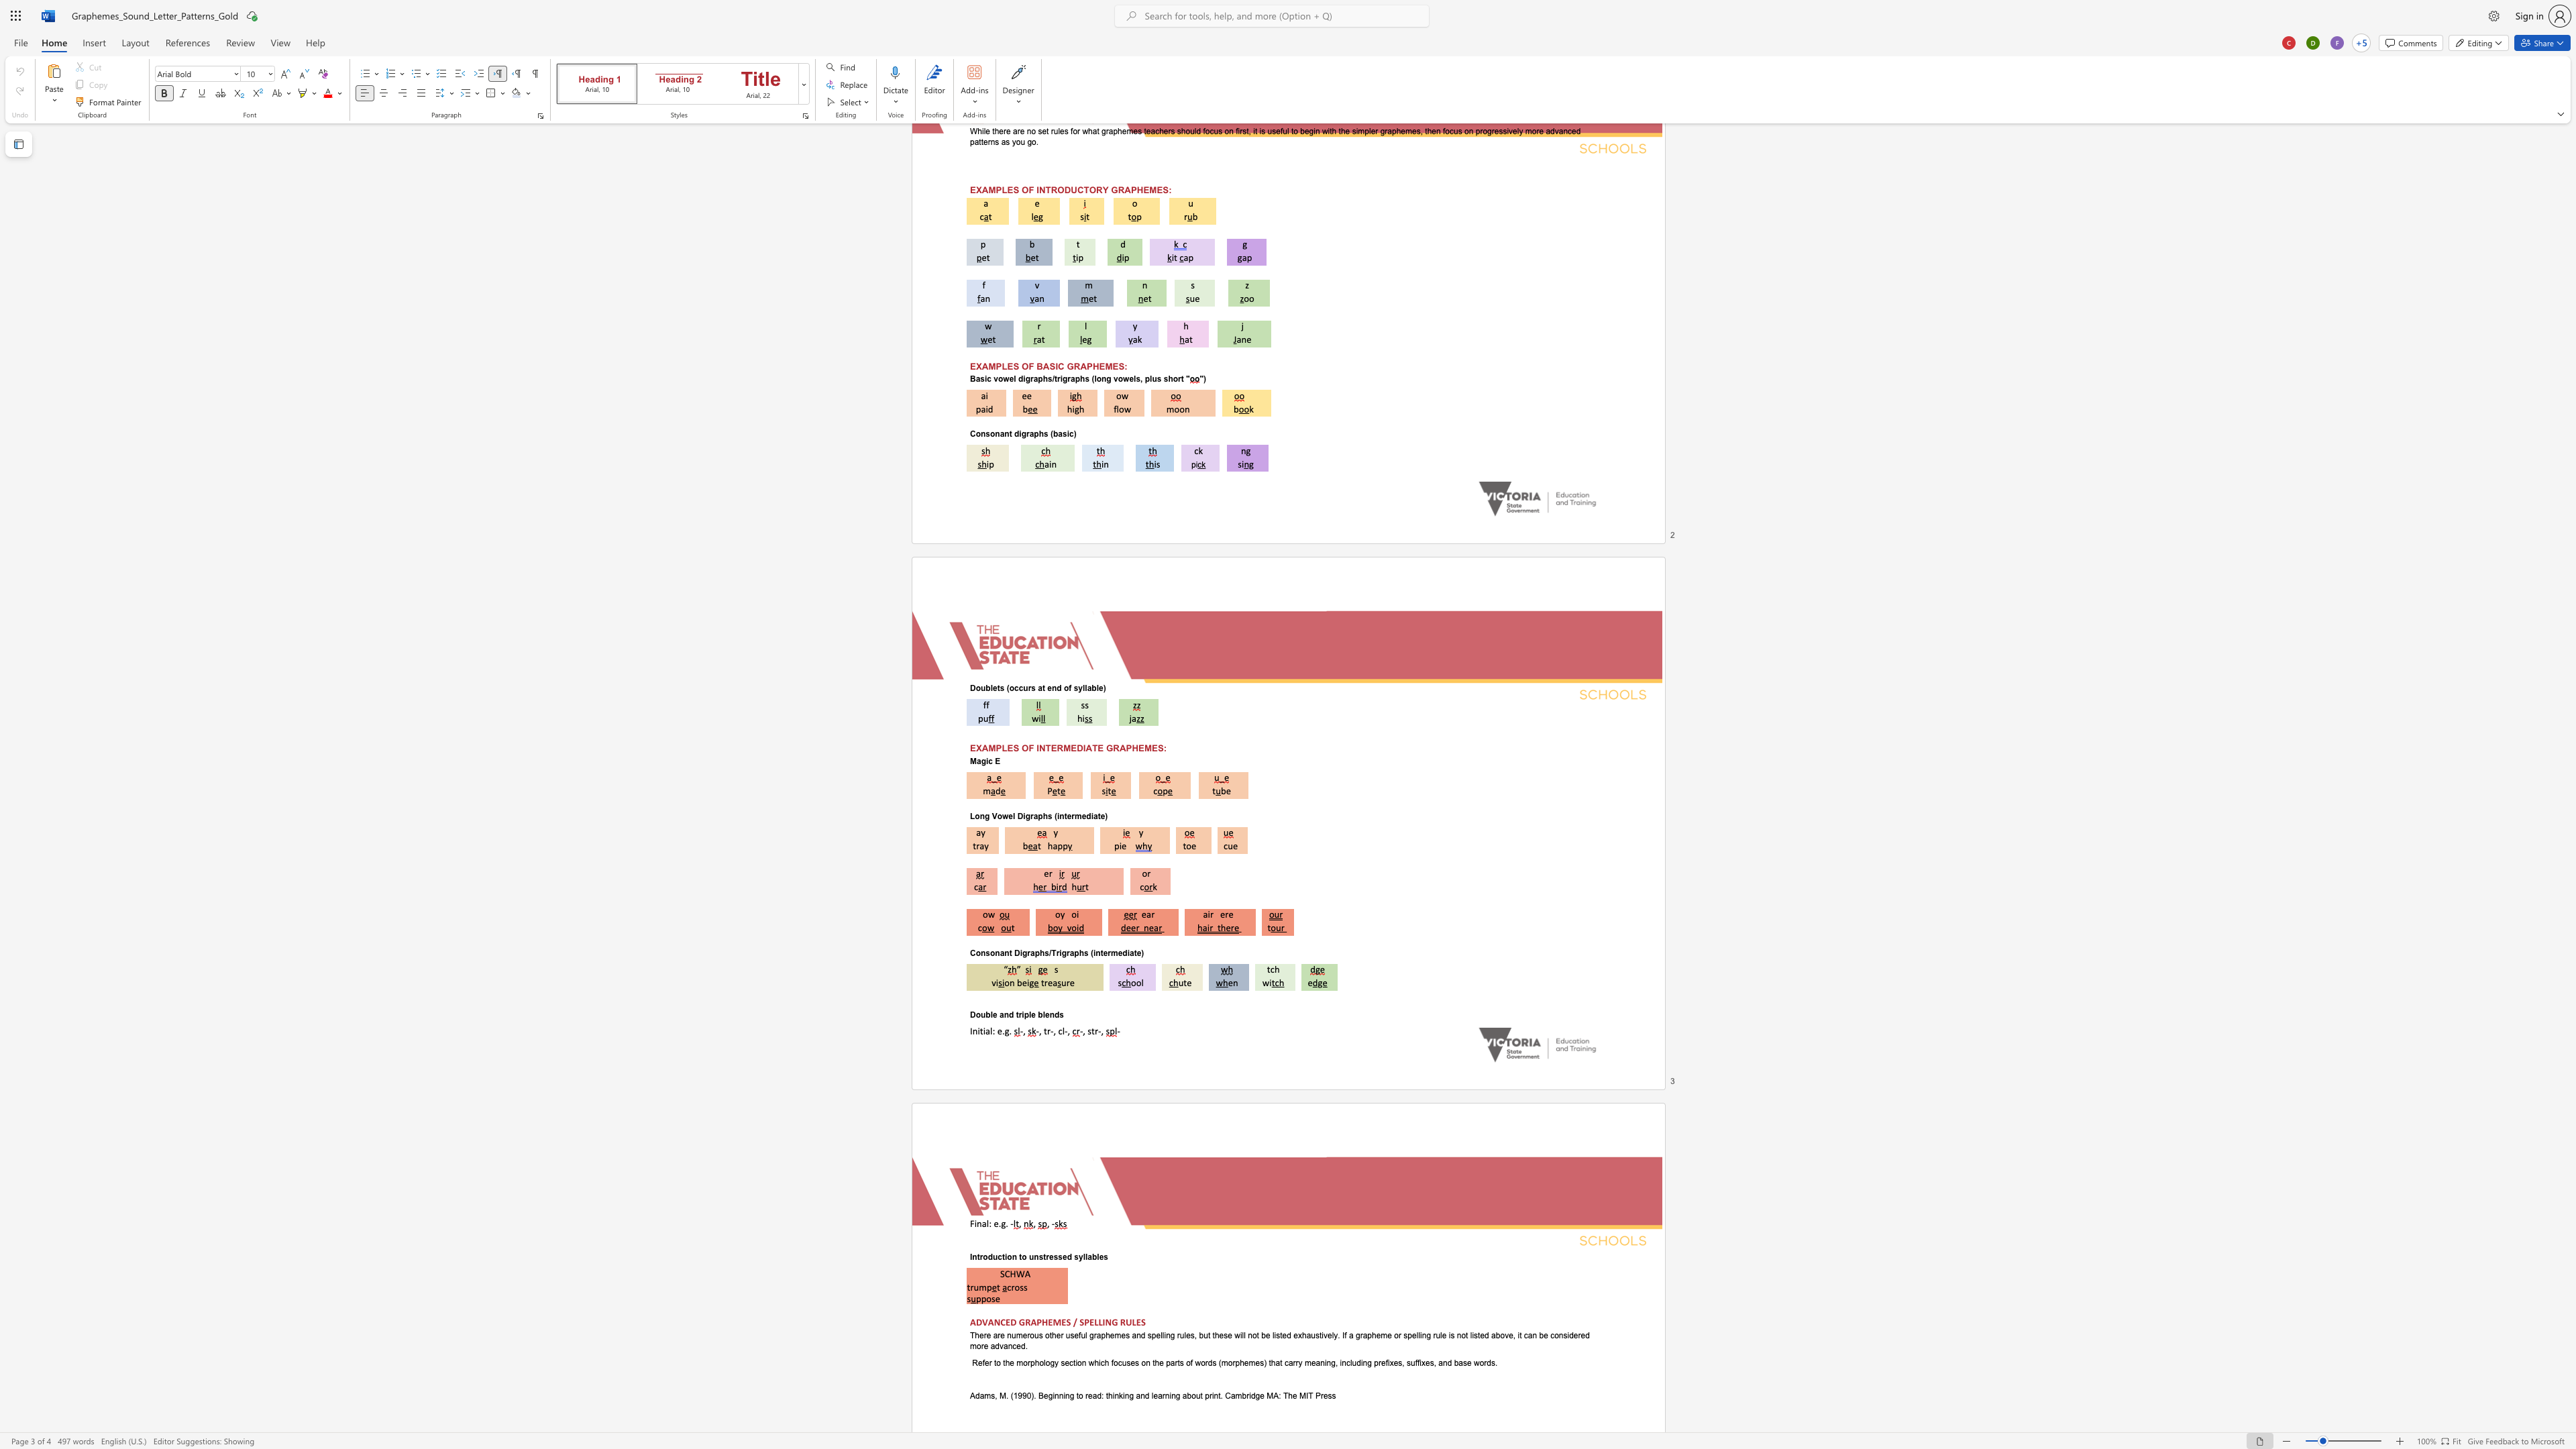 Image resolution: width=2576 pixels, height=1449 pixels. I want to click on the 2th character "a" in the text, so click(1095, 814).